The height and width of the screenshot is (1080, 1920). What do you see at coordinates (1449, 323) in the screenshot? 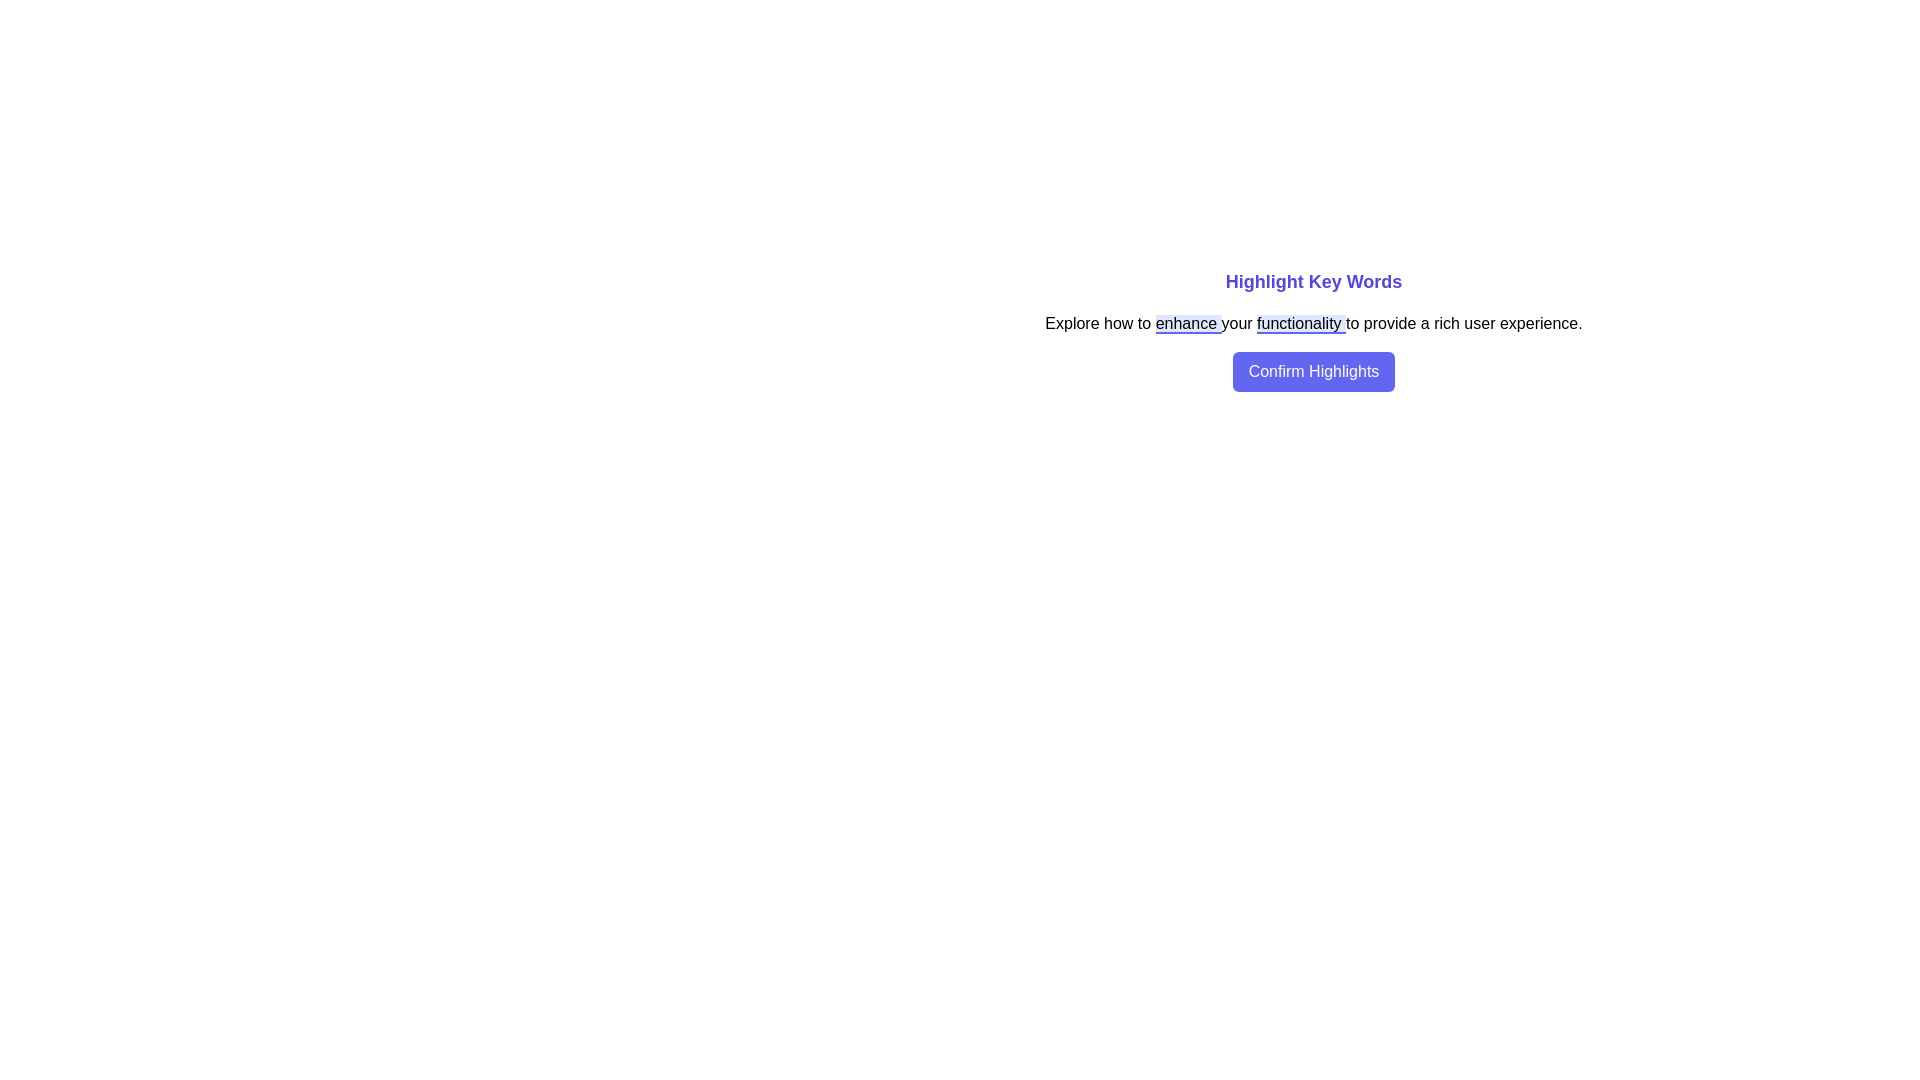
I see `the static text element that is the ninth word in the sentence 'Explore how to enhance your functionality to provide a rich user experience.' located beneath the heading 'Highlight Key Words'` at bounding box center [1449, 323].